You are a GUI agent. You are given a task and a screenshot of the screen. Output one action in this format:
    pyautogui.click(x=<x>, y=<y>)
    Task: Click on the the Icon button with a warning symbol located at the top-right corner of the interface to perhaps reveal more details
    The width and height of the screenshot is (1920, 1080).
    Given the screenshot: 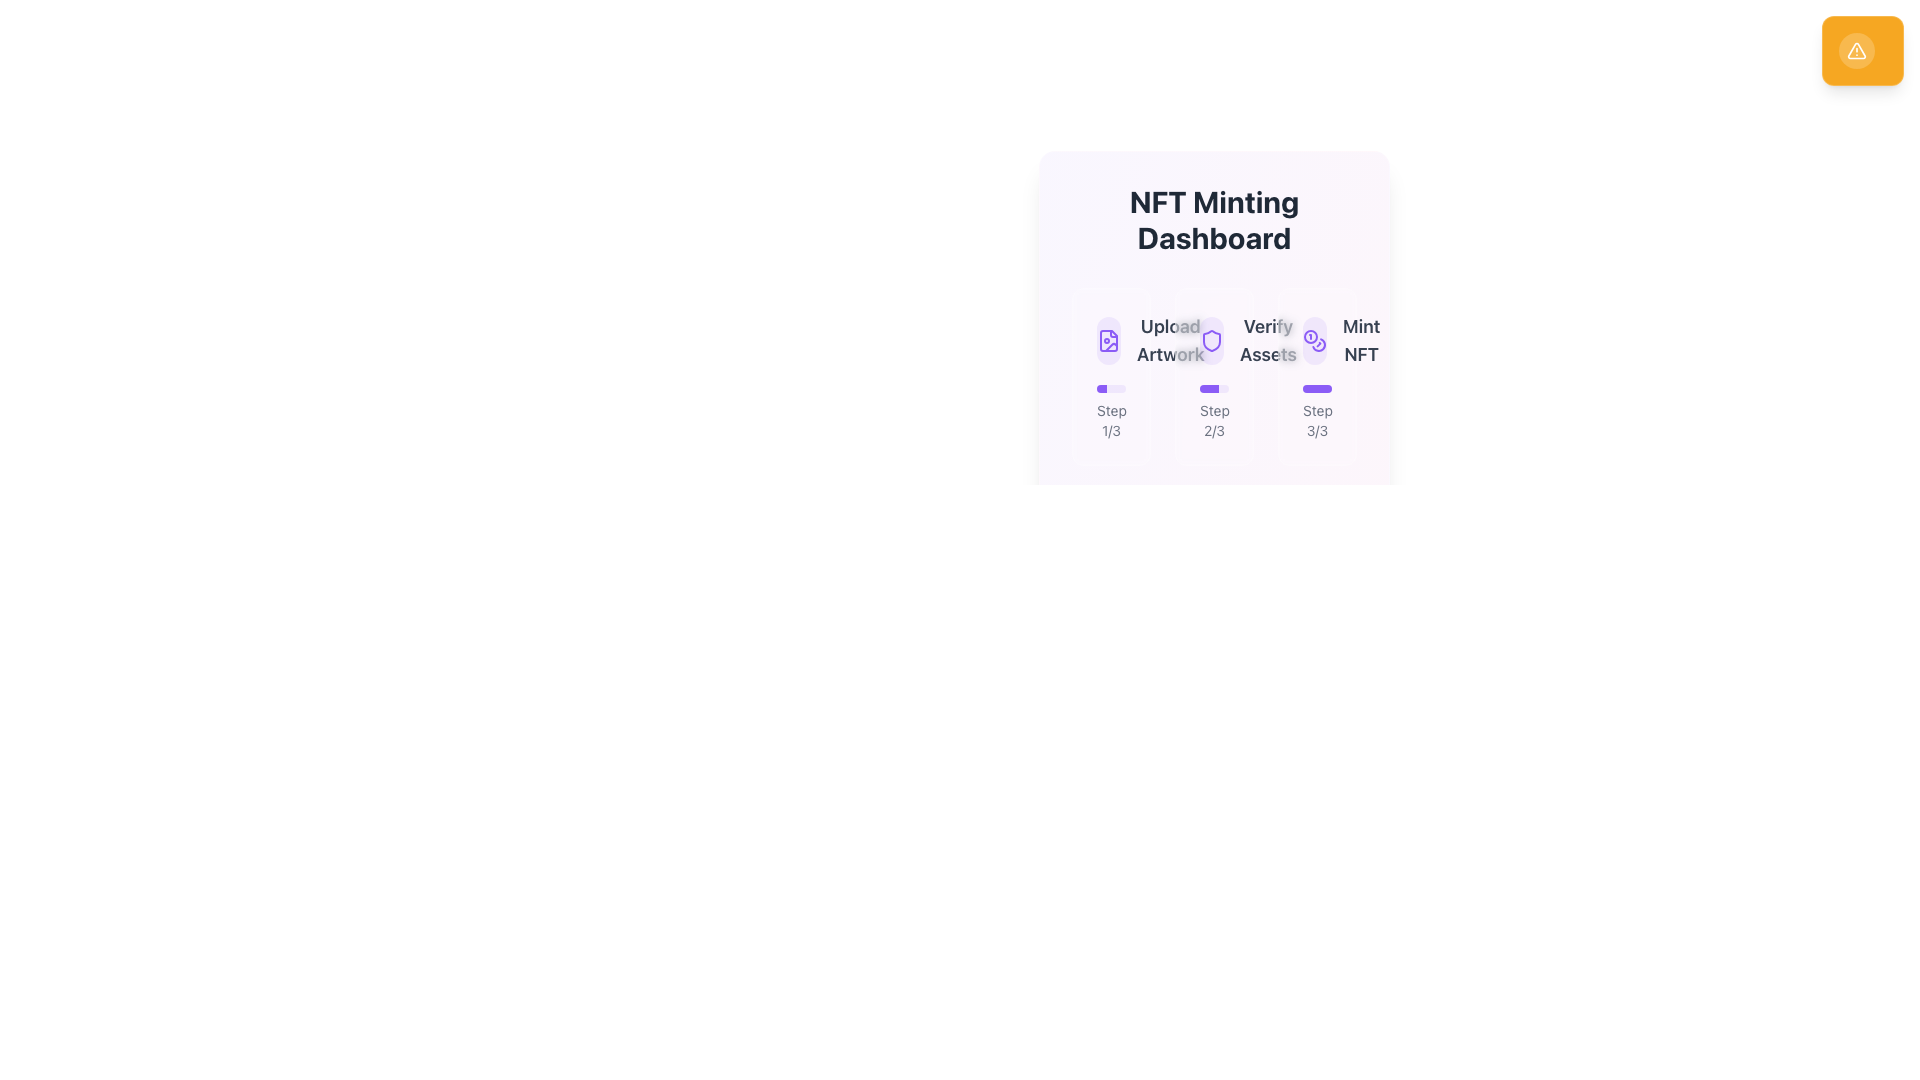 What is the action you would take?
    pyautogui.click(x=1856, y=49)
    